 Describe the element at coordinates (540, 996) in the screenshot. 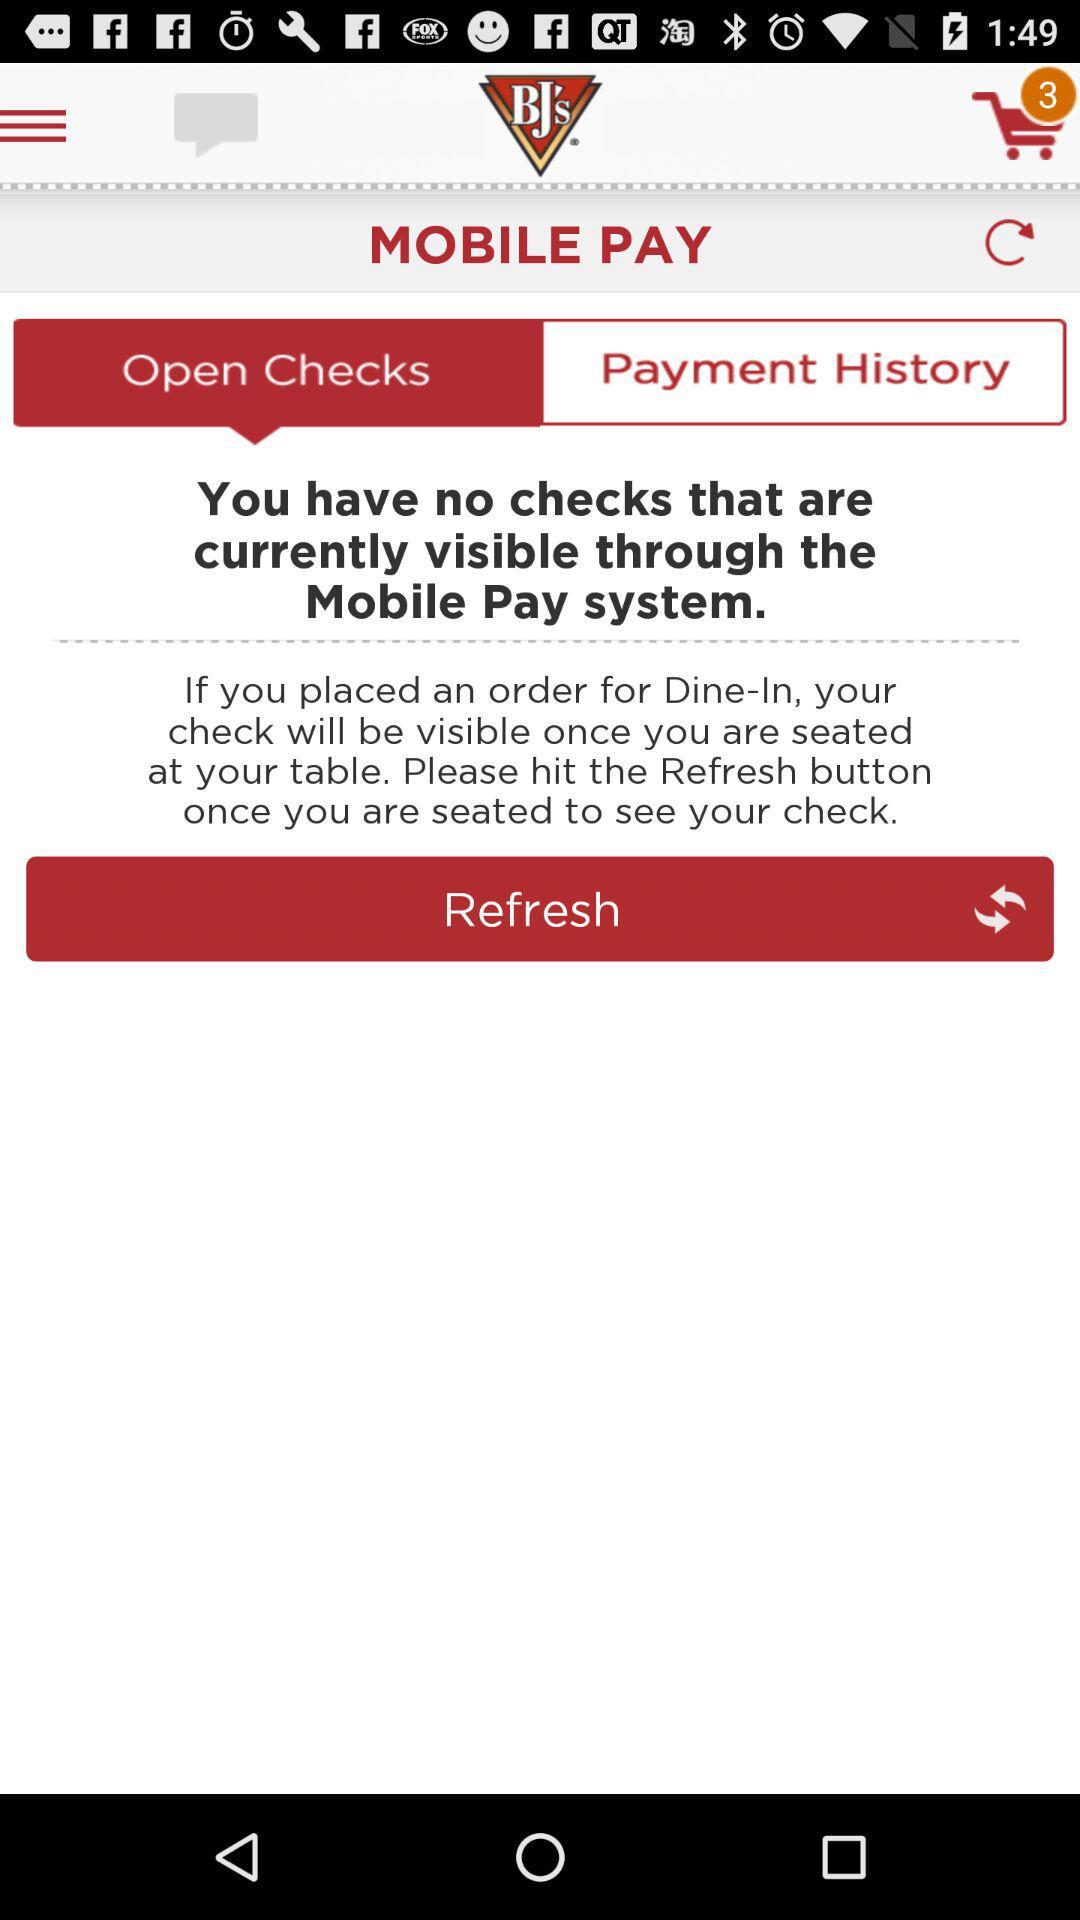

I see `seeing in tha paragraph` at that location.